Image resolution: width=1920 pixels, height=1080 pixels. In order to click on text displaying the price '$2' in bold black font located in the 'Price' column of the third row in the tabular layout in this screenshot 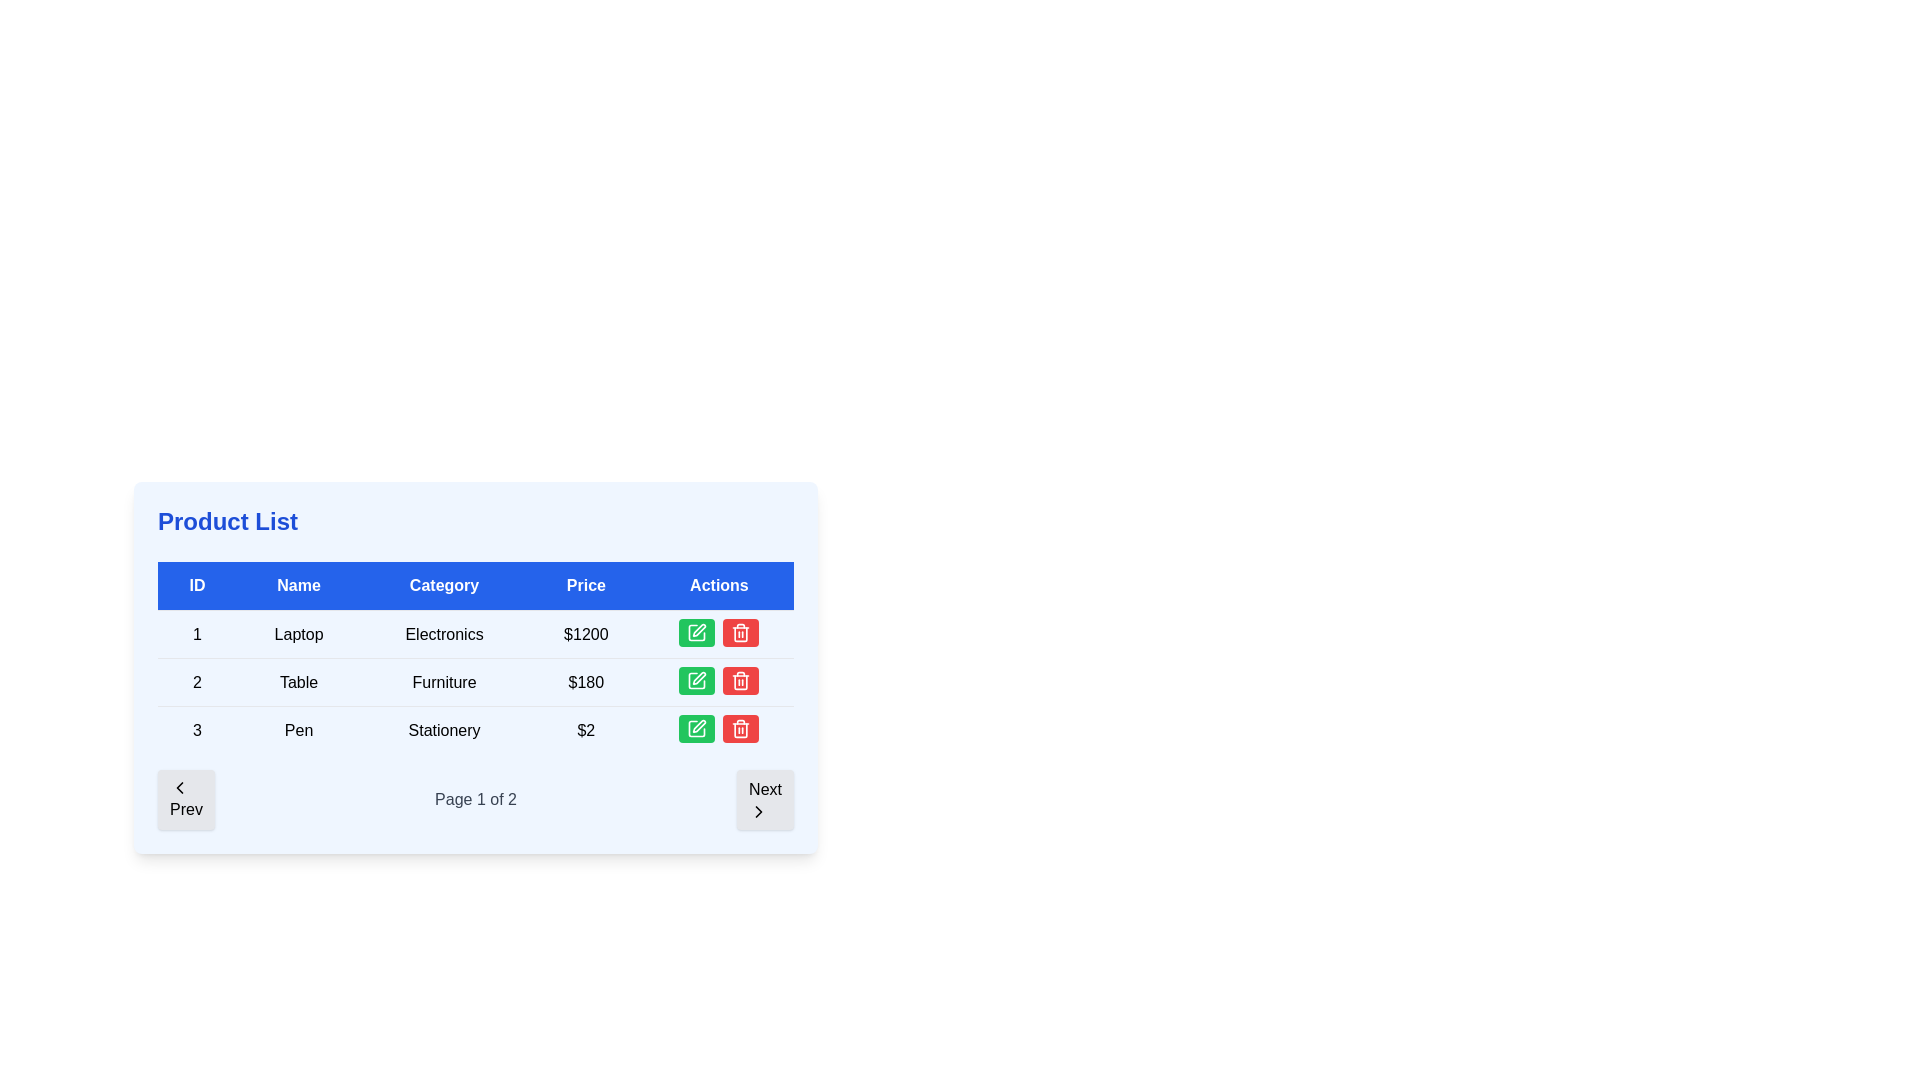, I will do `click(585, 730)`.